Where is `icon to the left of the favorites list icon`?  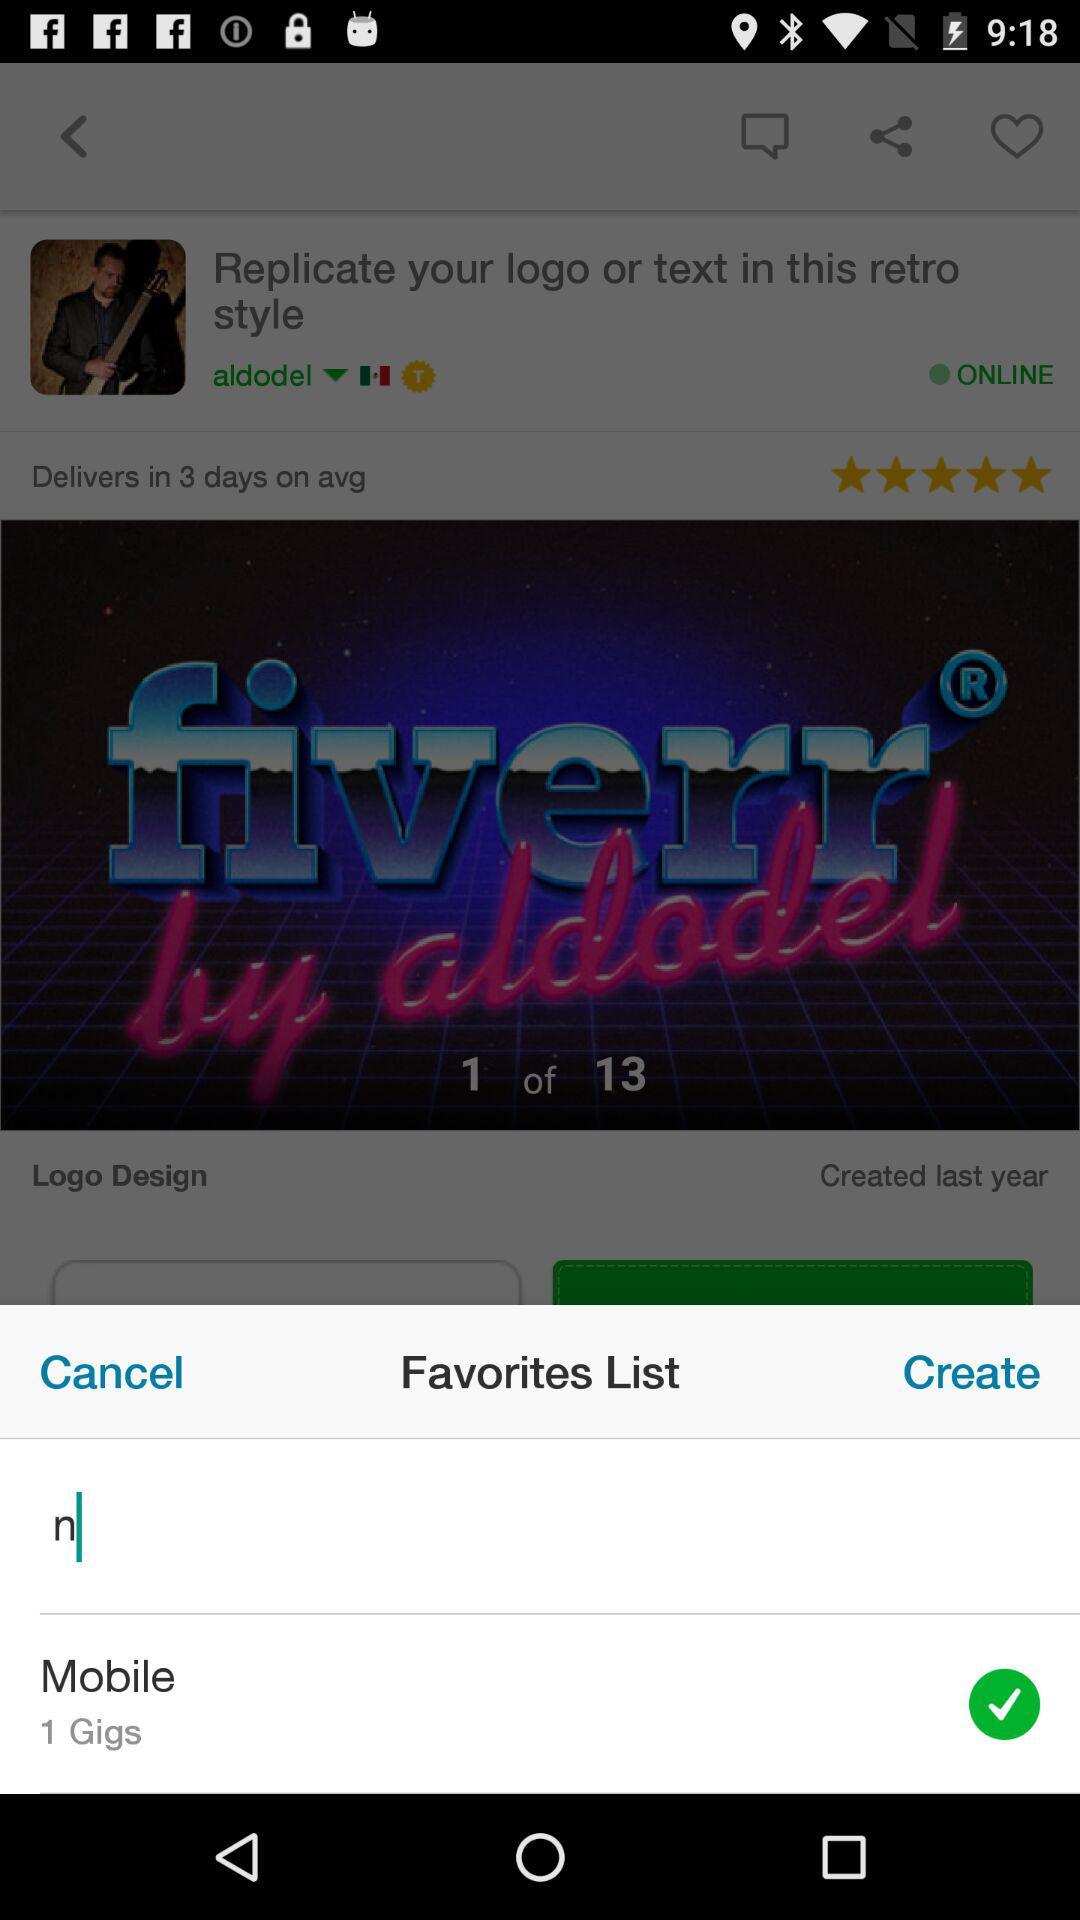 icon to the left of the favorites list icon is located at coordinates (111, 1370).